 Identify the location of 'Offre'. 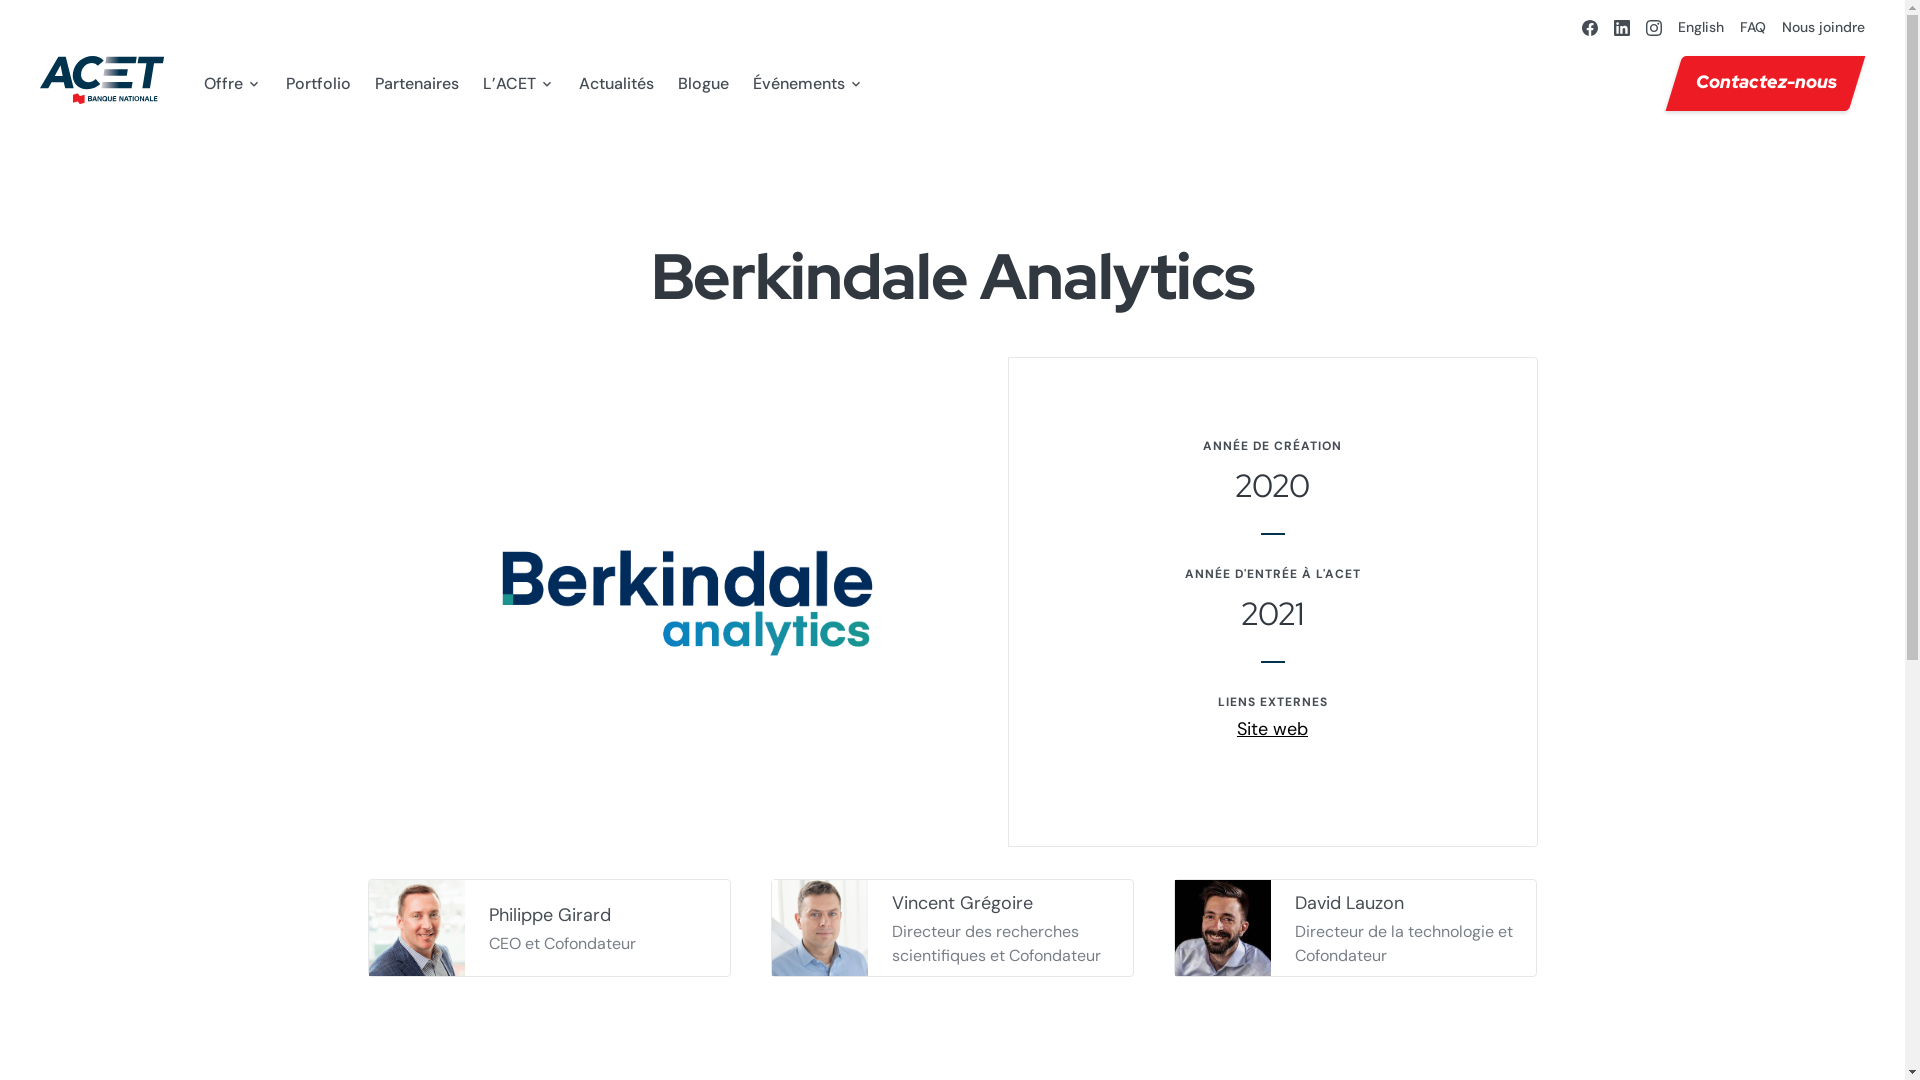
(233, 82).